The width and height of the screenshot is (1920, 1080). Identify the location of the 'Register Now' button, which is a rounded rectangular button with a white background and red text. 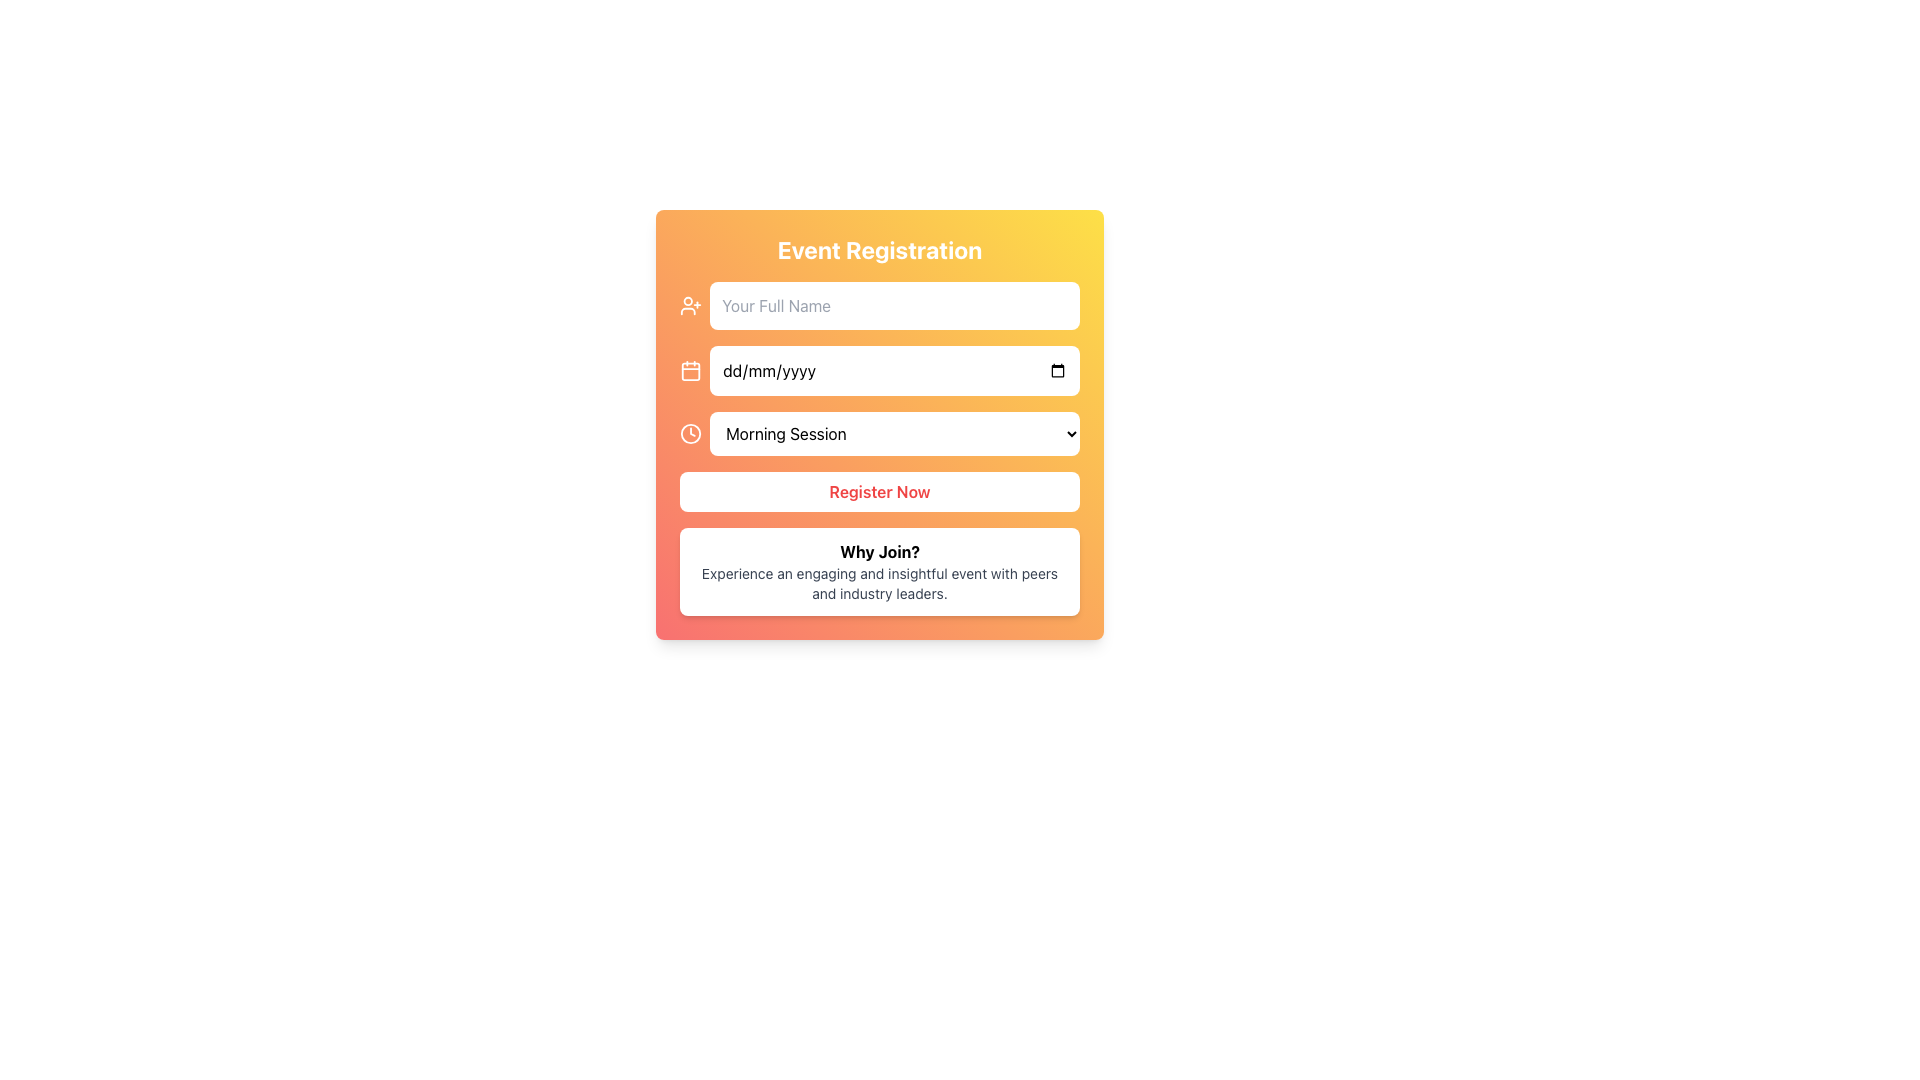
(879, 492).